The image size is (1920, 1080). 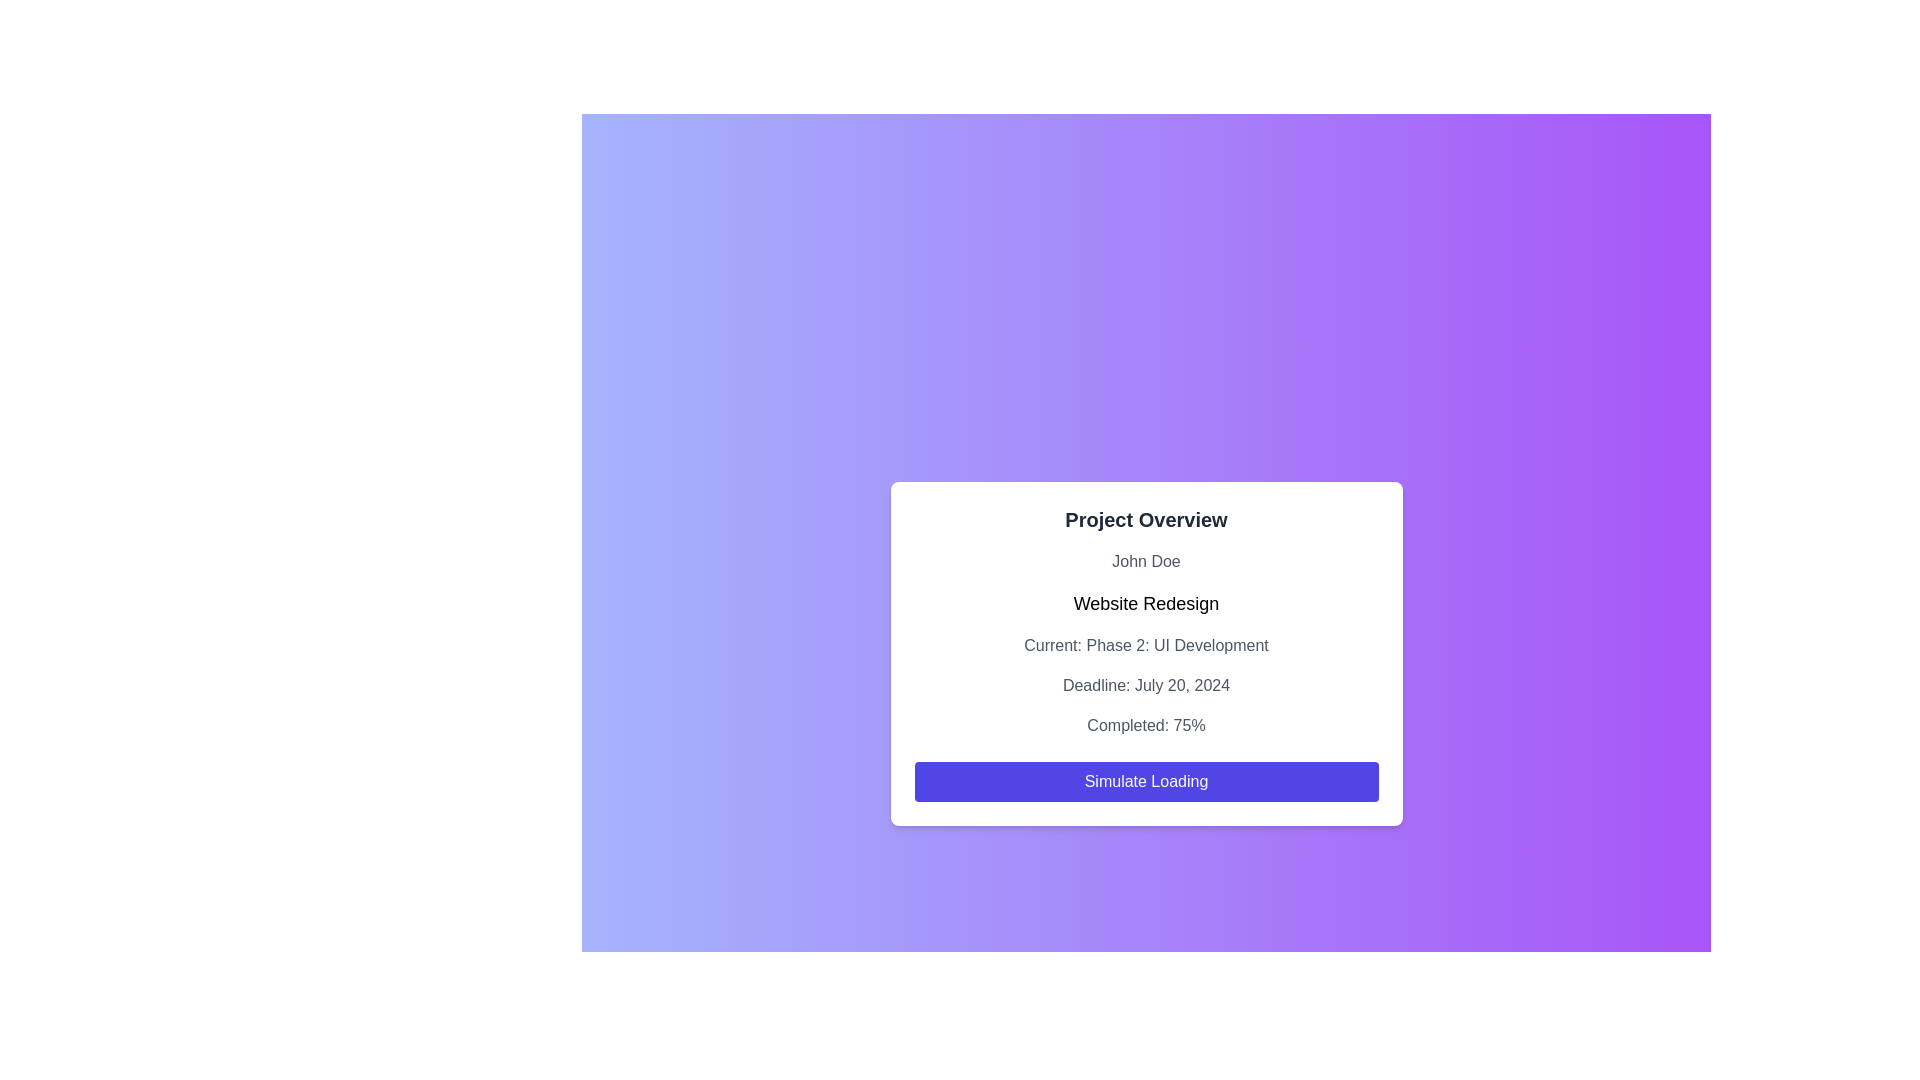 What do you see at coordinates (1146, 725) in the screenshot?
I see `the static text display that indicates the completion percentage of the task, located below 'Deadline: July 20, 2024' and above the 'Simulate Loading' button` at bounding box center [1146, 725].